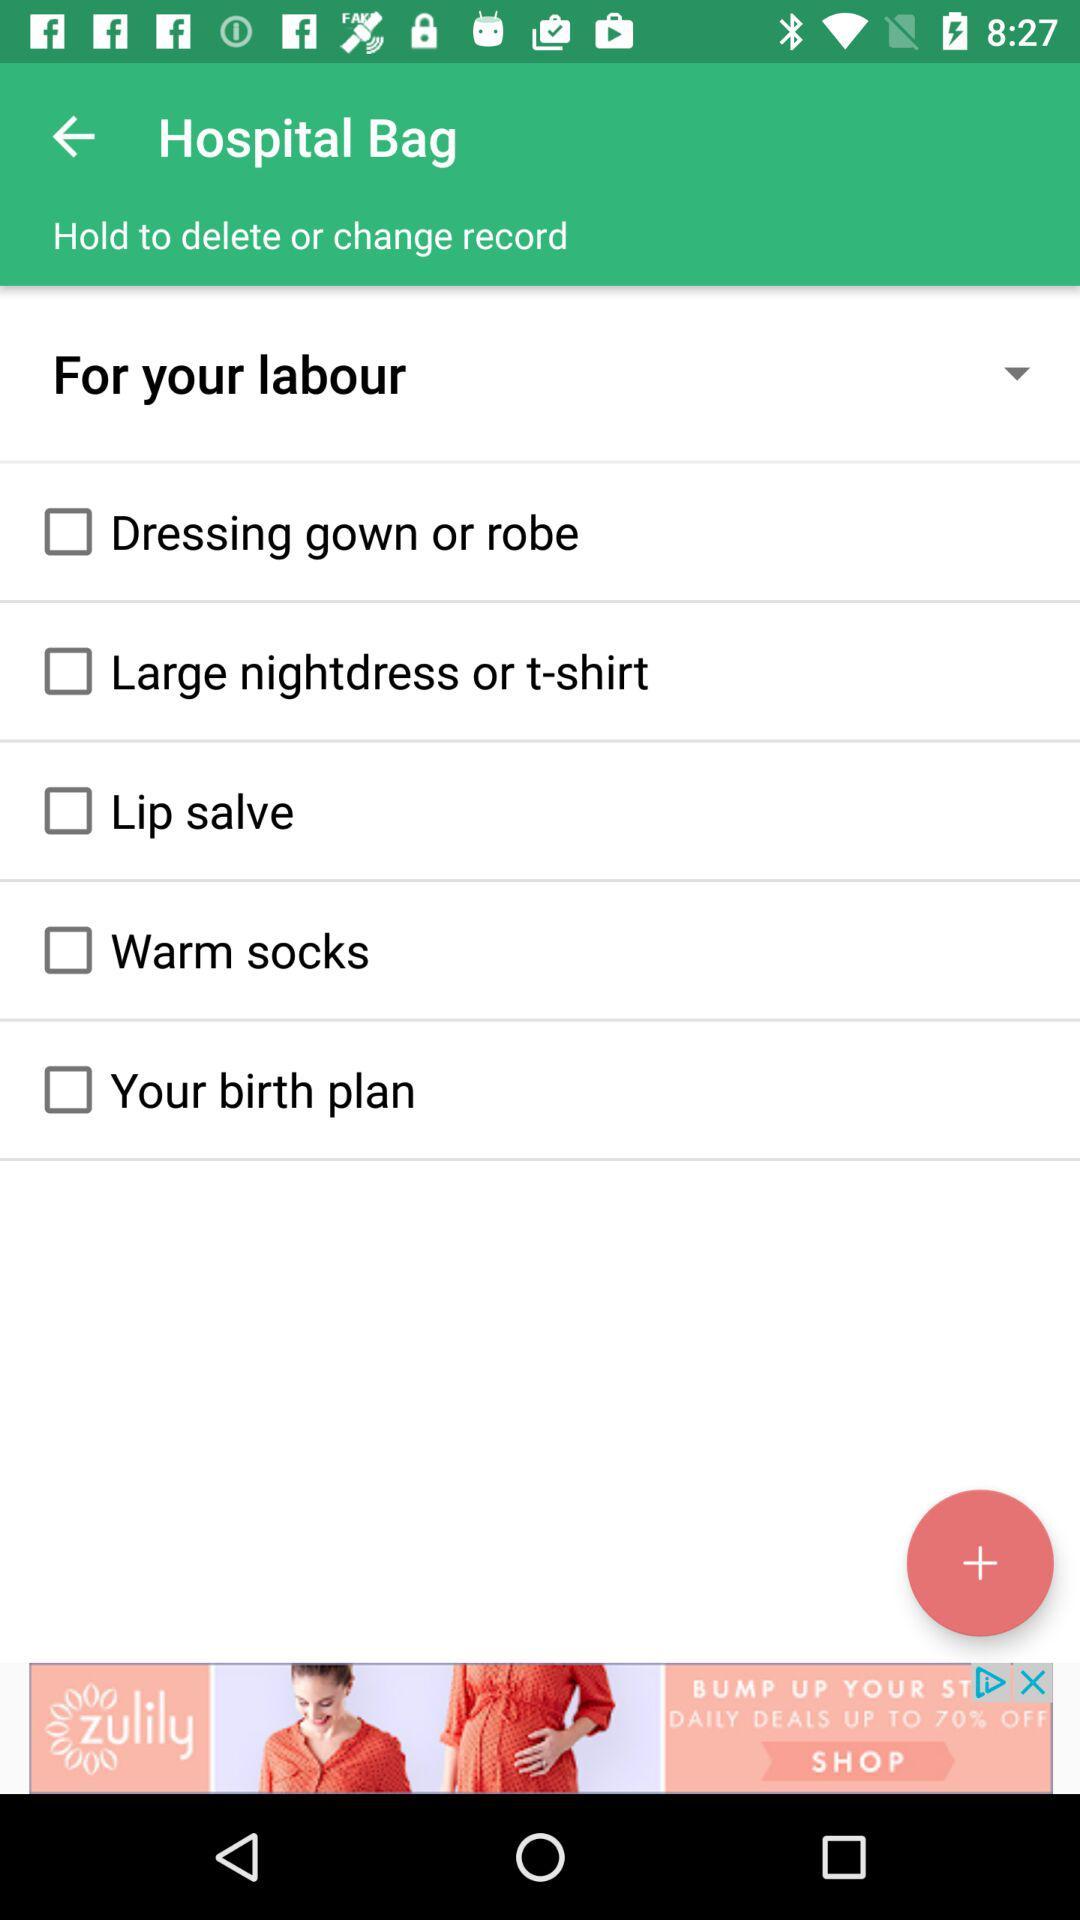  I want to click on click here to go to the required item, so click(67, 531).